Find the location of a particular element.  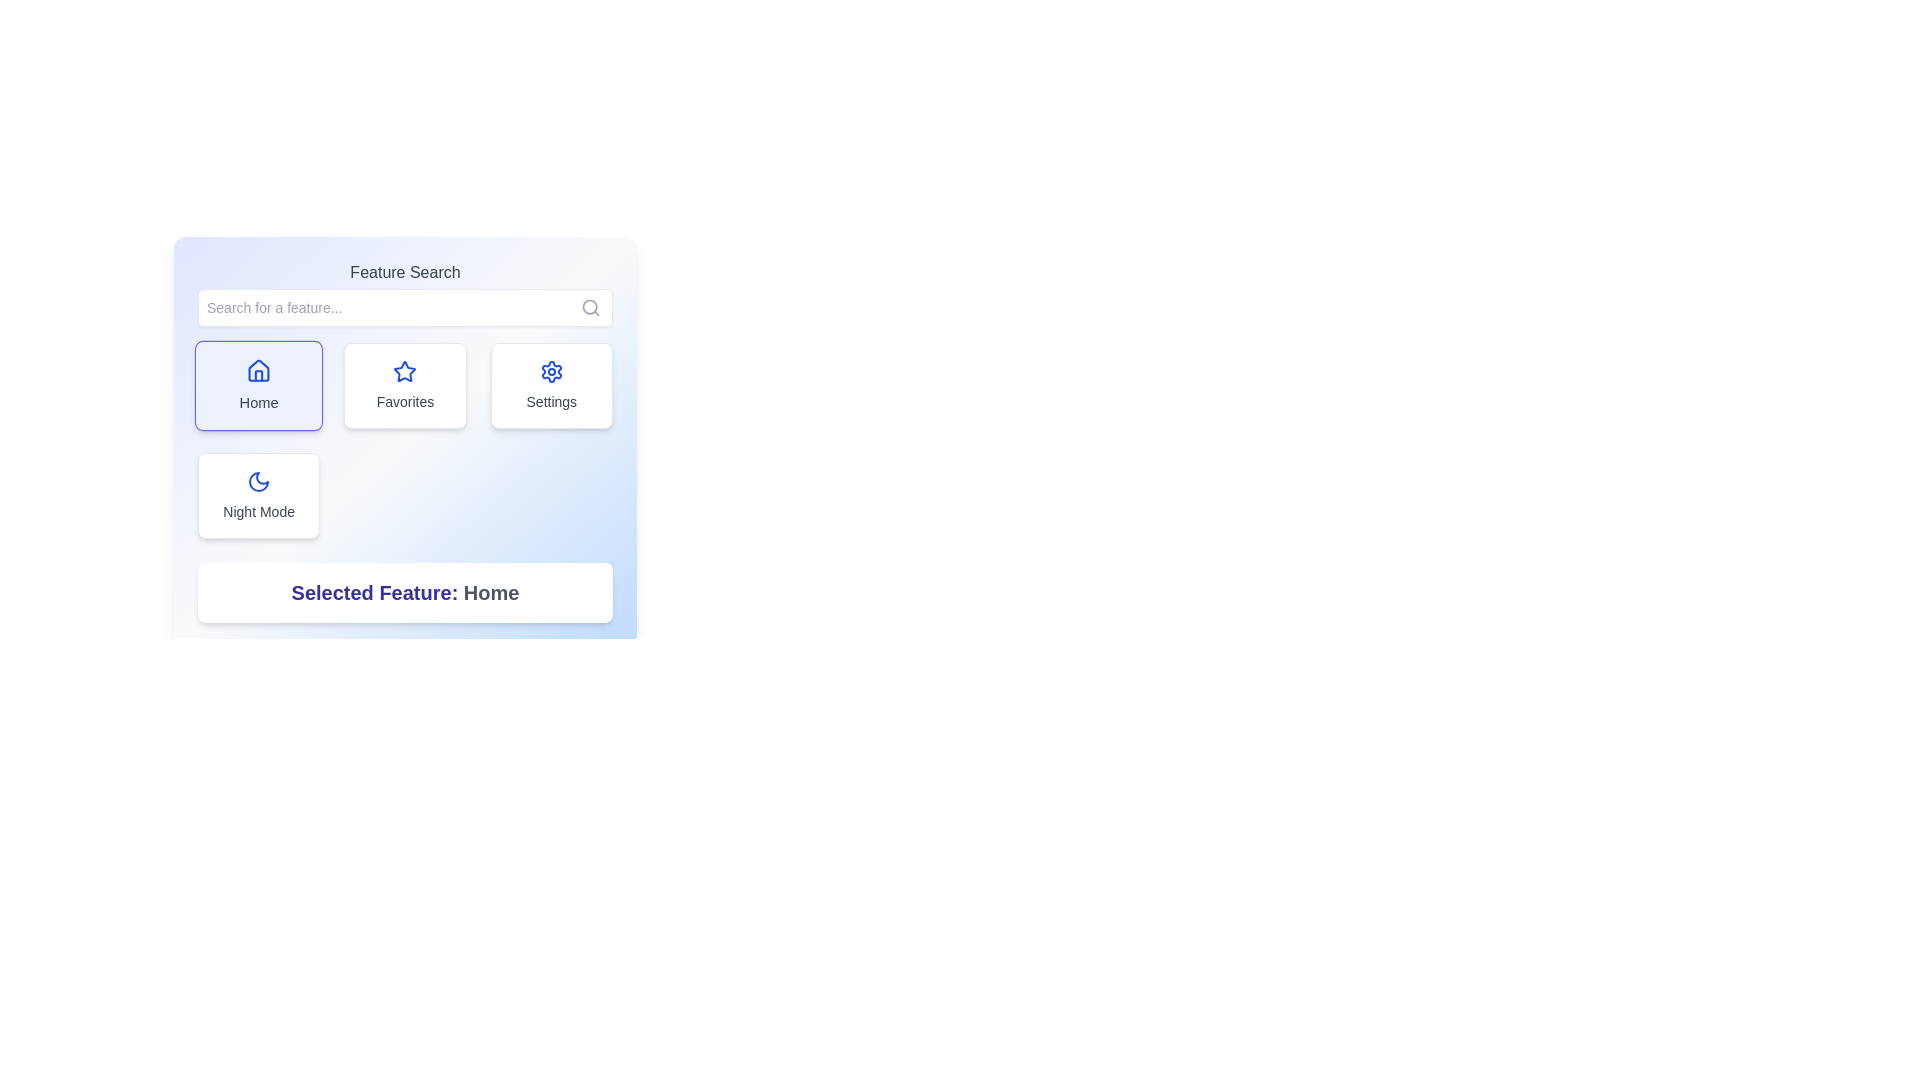

the 'Night Mode' text label which is styled in gray color and located within a white rounded card at the bottom left of the card group is located at coordinates (258, 511).